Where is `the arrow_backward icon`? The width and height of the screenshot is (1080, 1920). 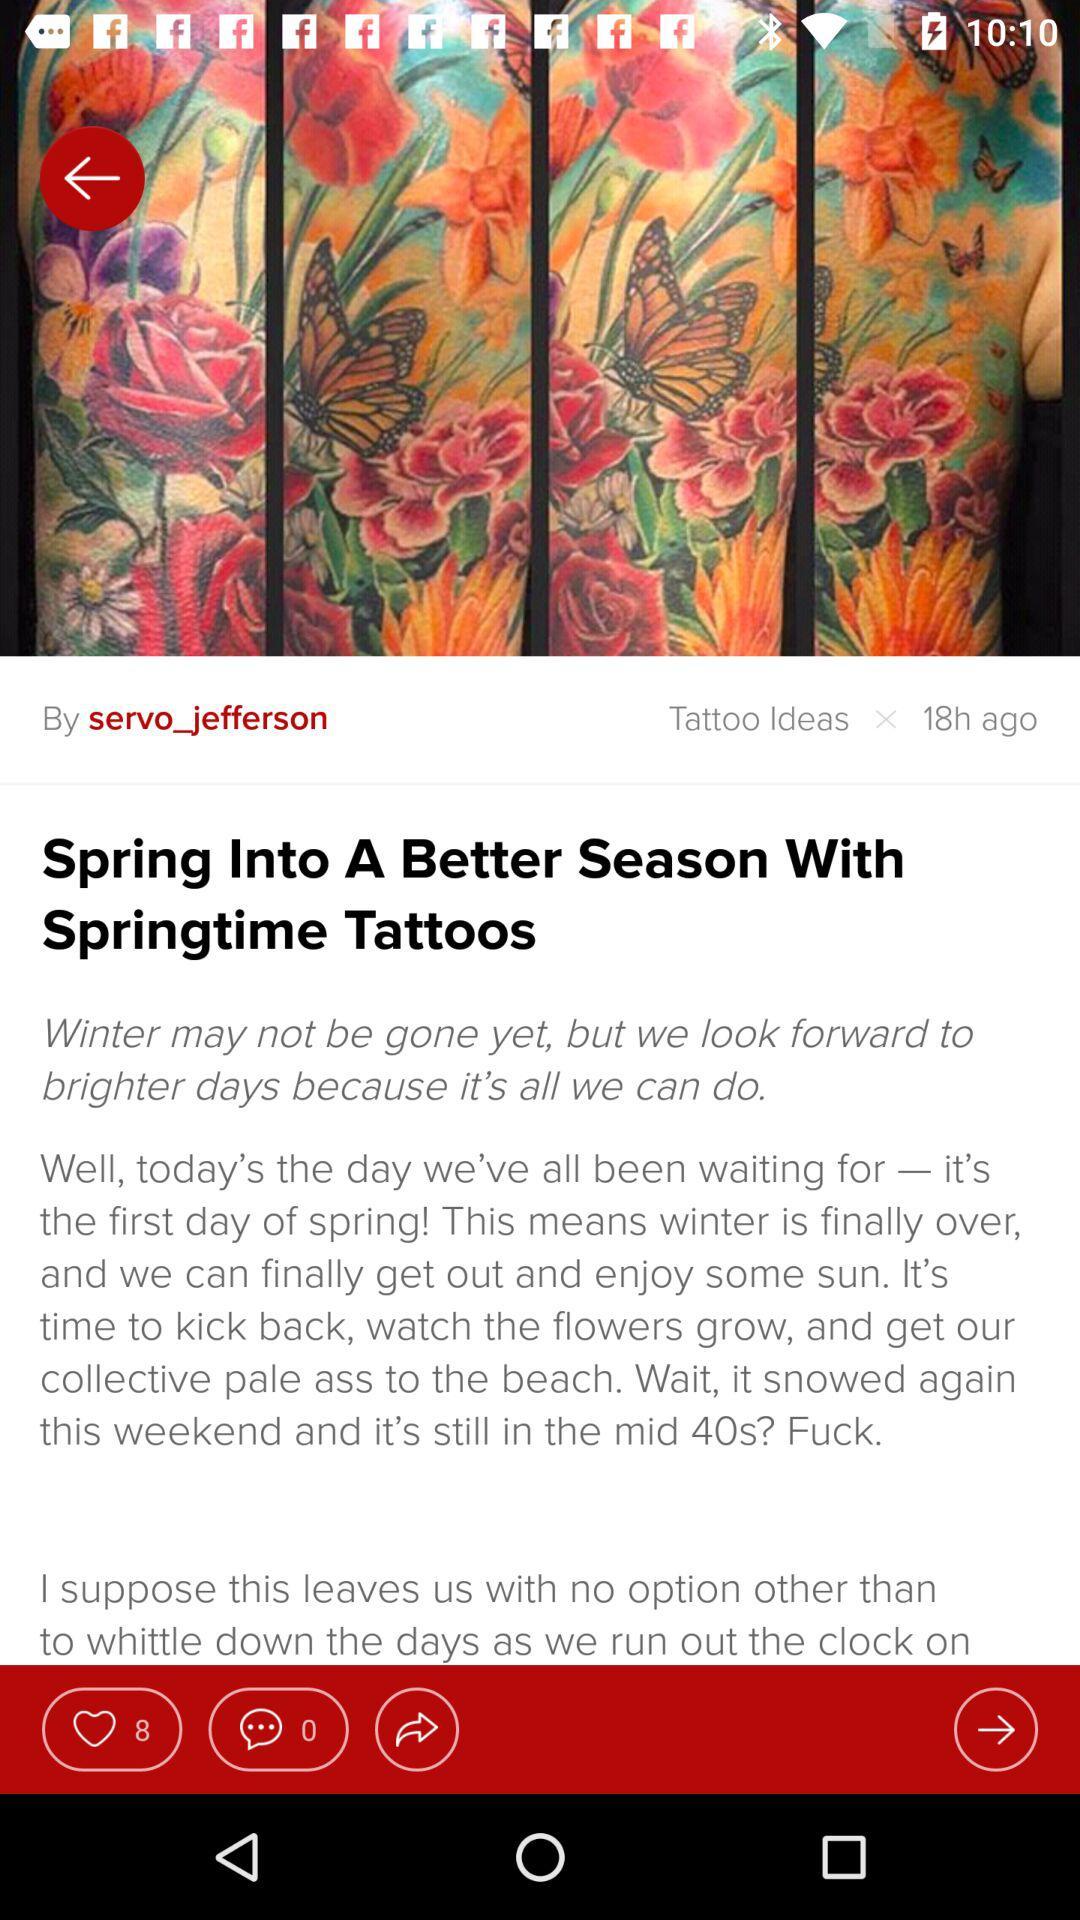 the arrow_backward icon is located at coordinates (92, 178).